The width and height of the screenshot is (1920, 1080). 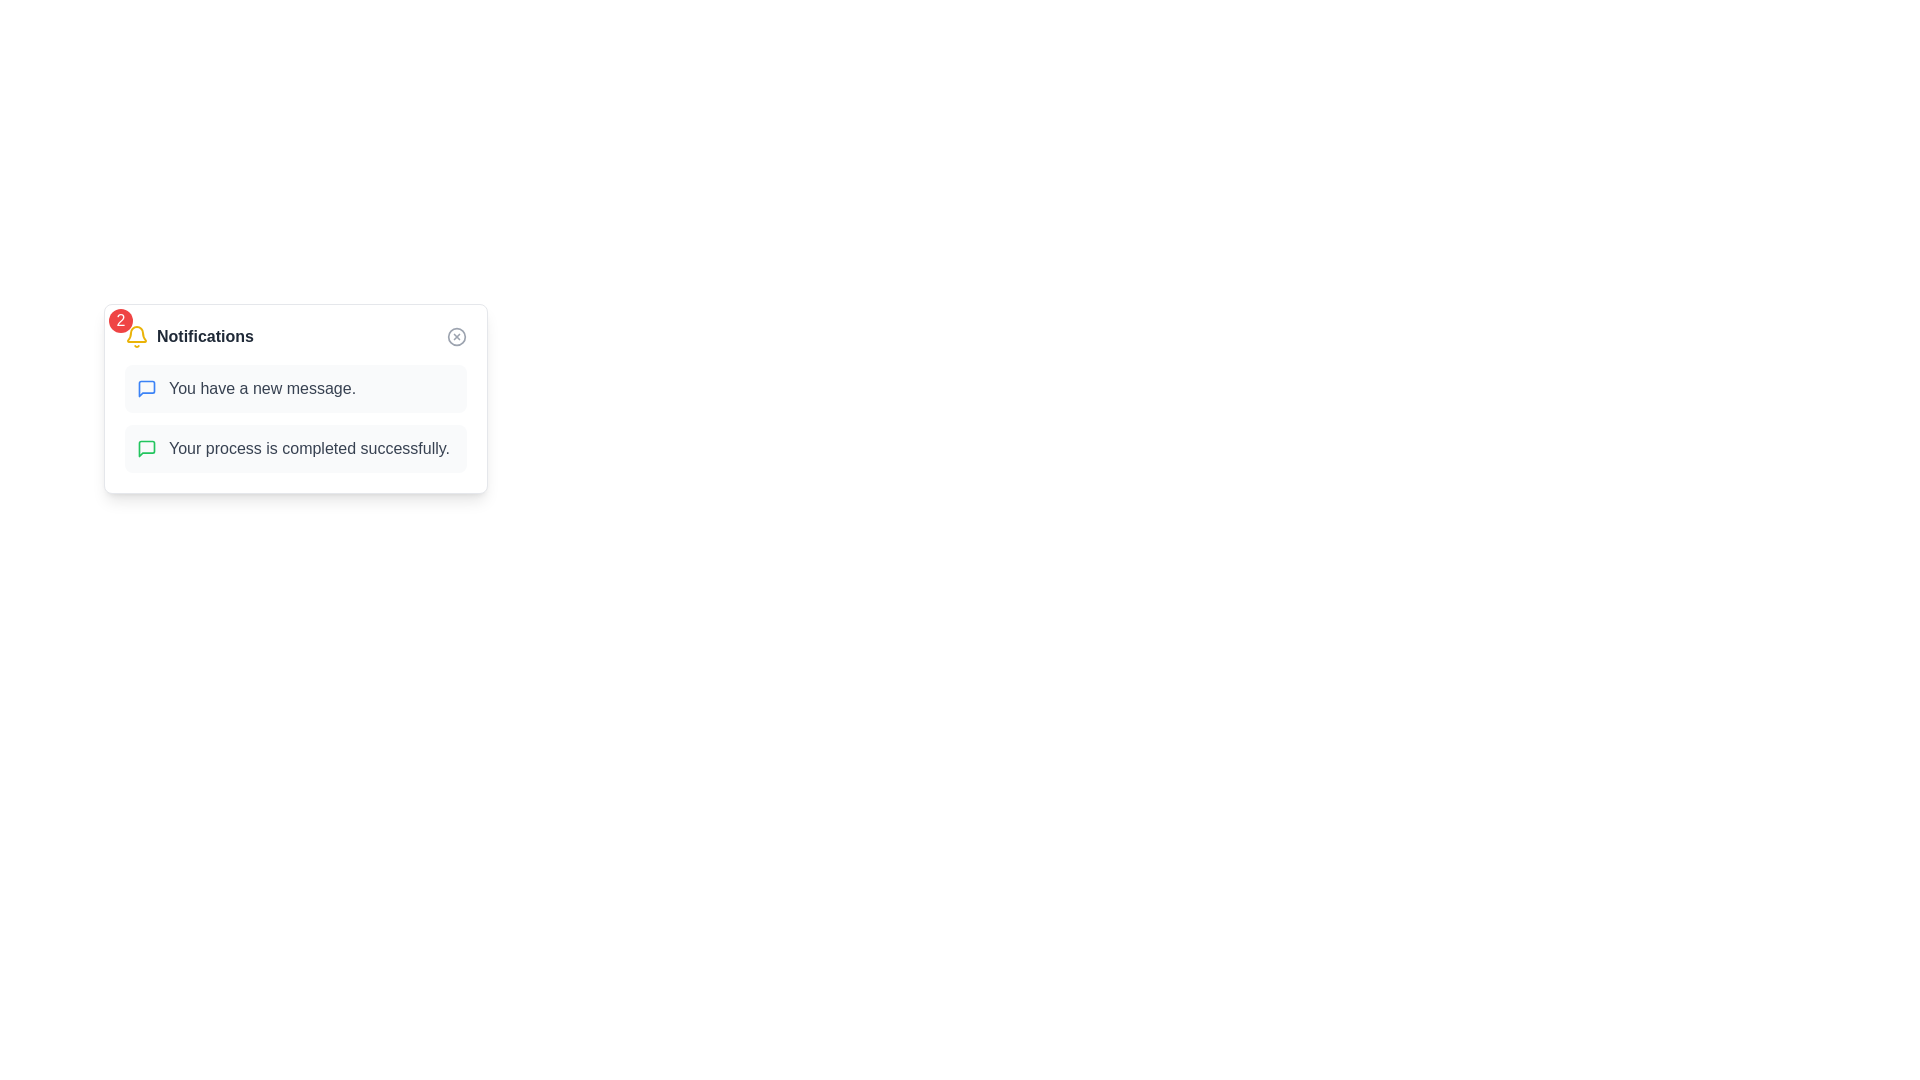 I want to click on the text label displaying 'You have a new message.' which is part of the second notification in a vertical list, so click(x=261, y=389).